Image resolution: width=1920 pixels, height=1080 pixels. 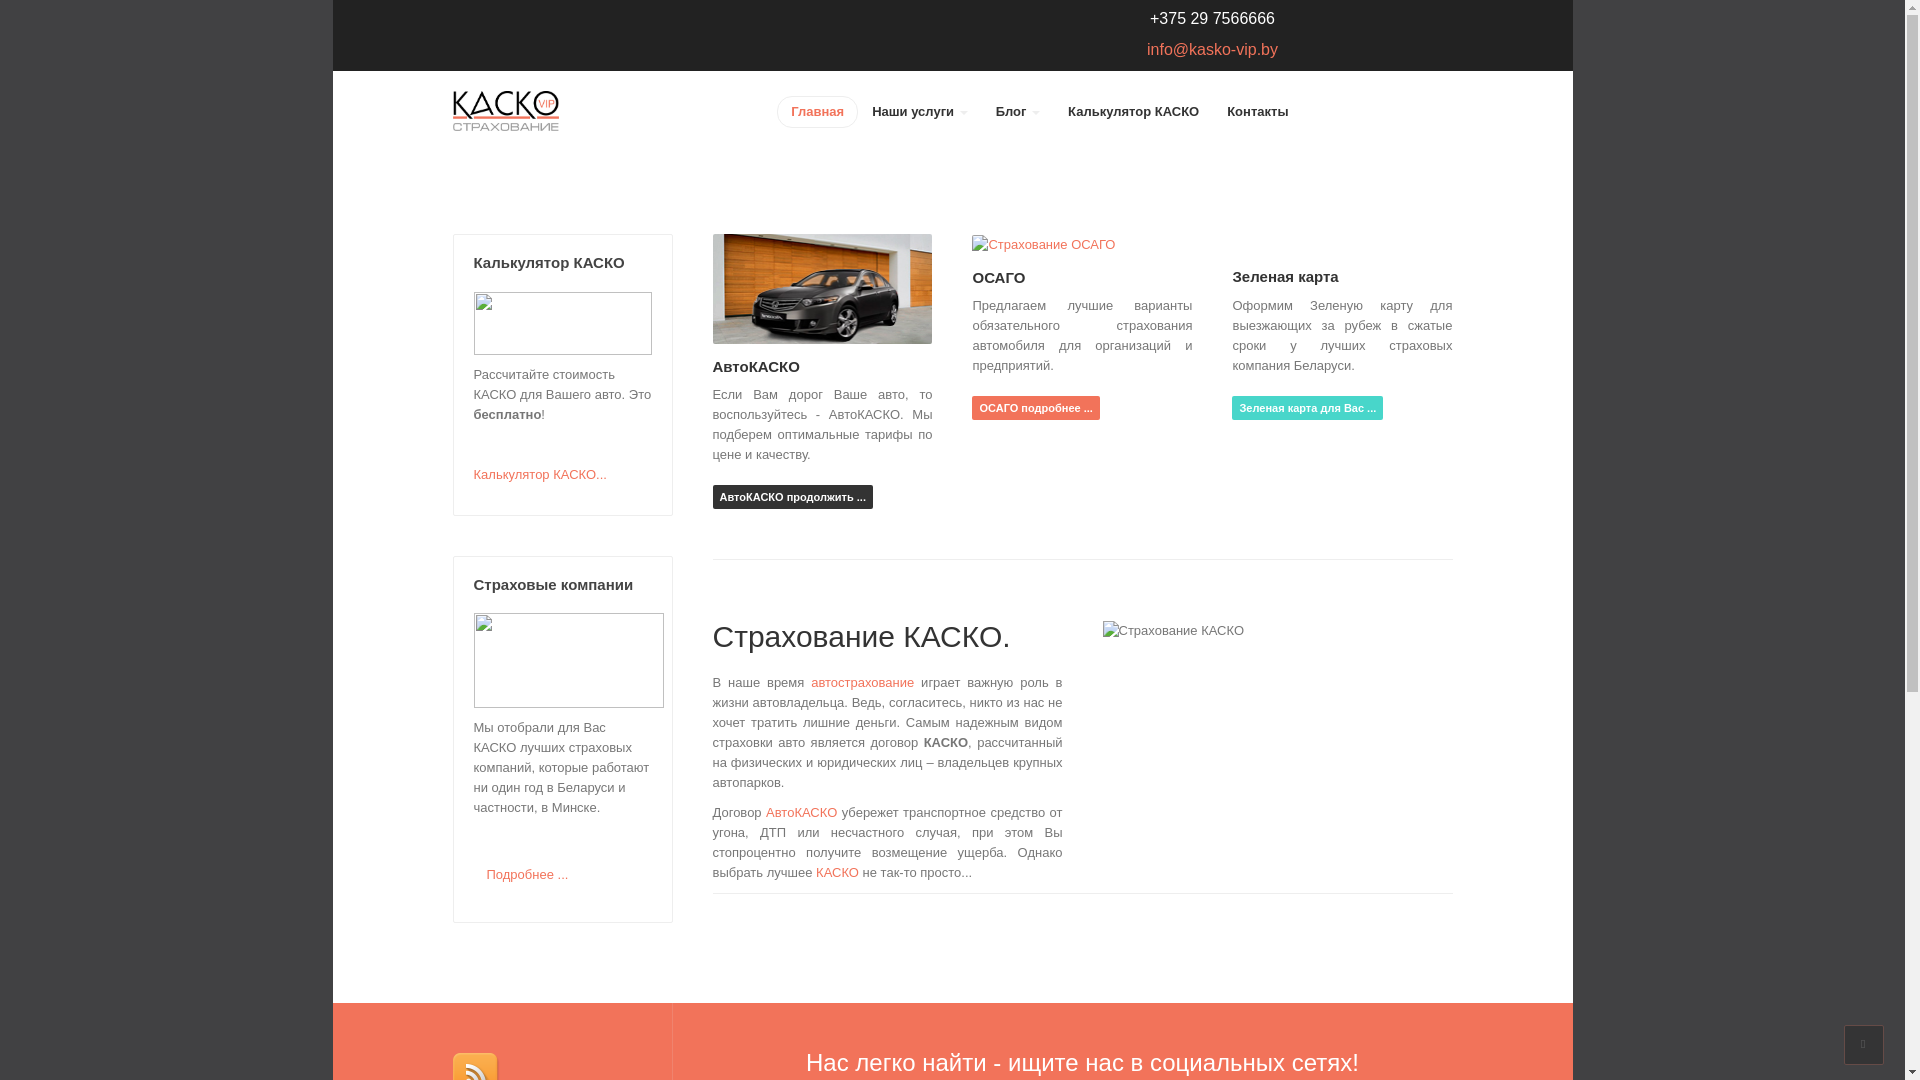 I want to click on 'info@kasko-vip.by', so click(x=1147, y=48).